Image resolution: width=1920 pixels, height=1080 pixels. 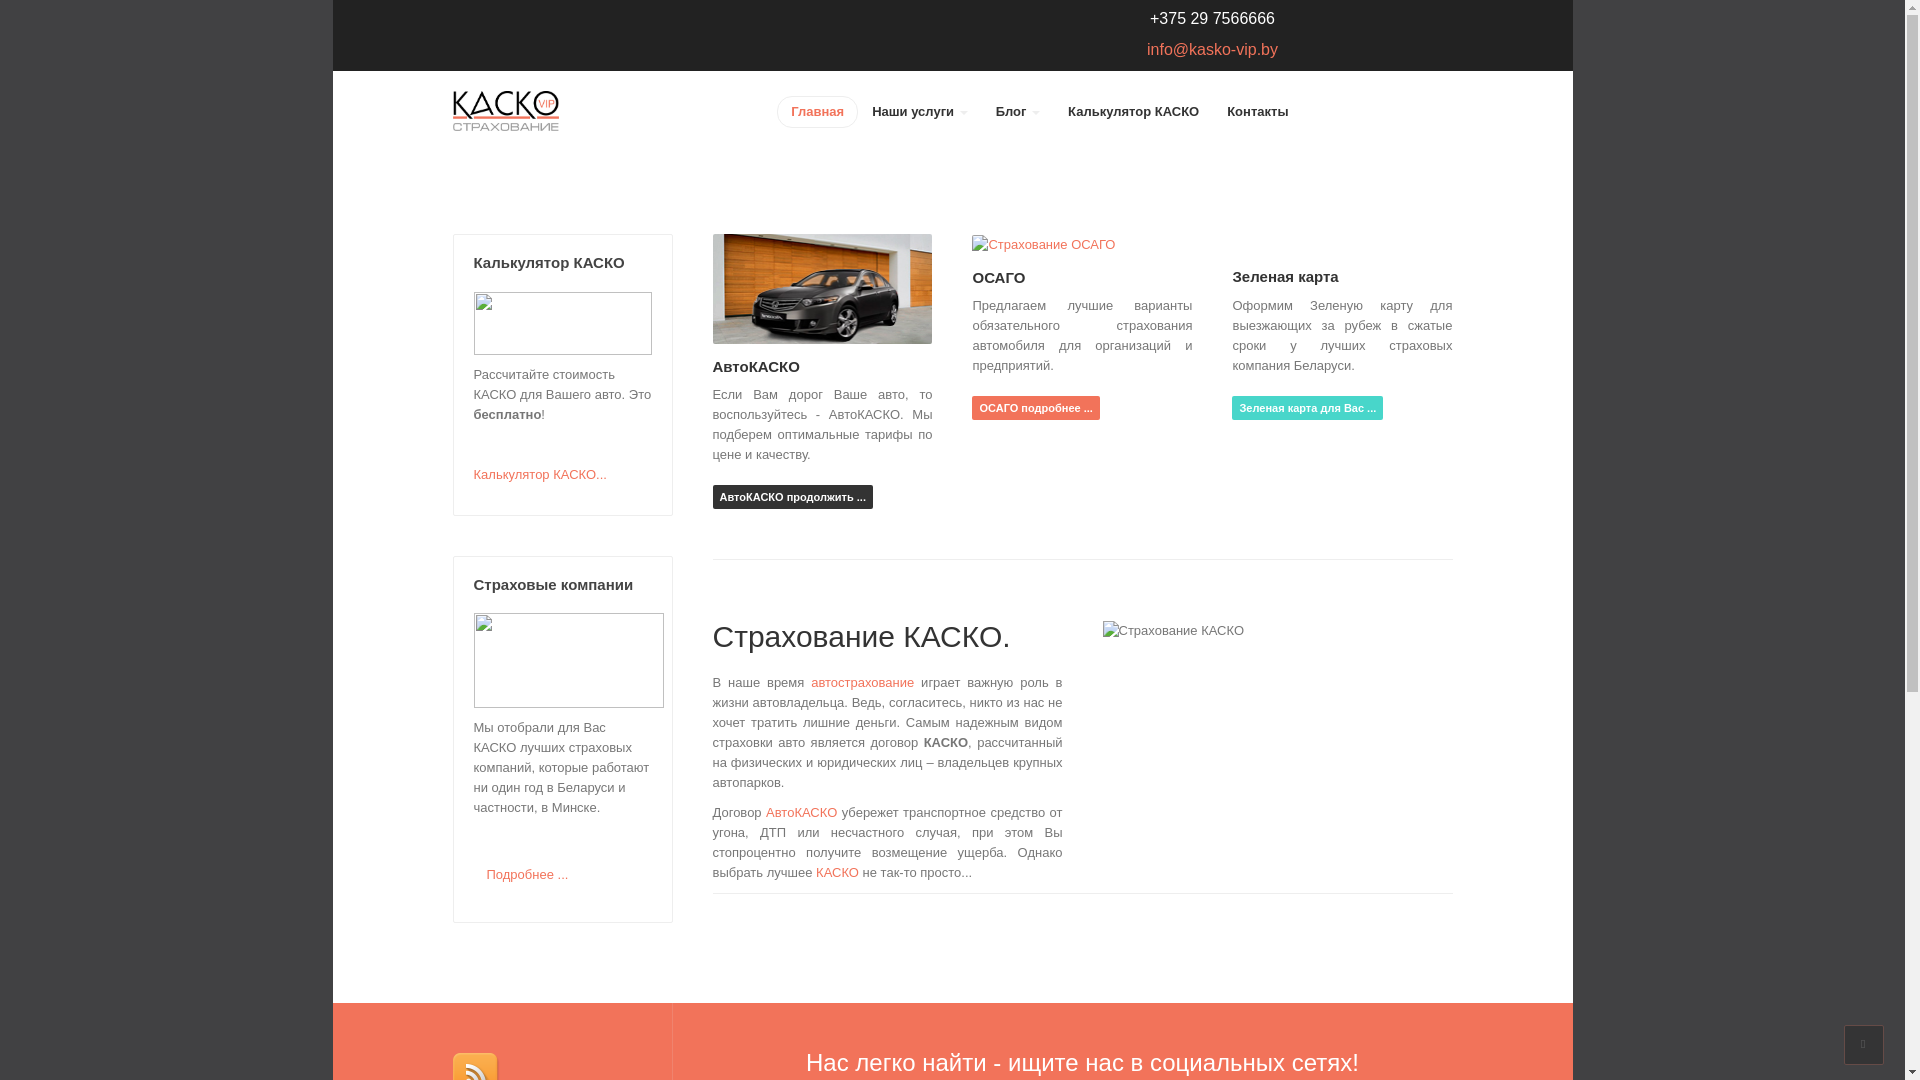 I want to click on 'info@kasko-vip.by', so click(x=1147, y=48).